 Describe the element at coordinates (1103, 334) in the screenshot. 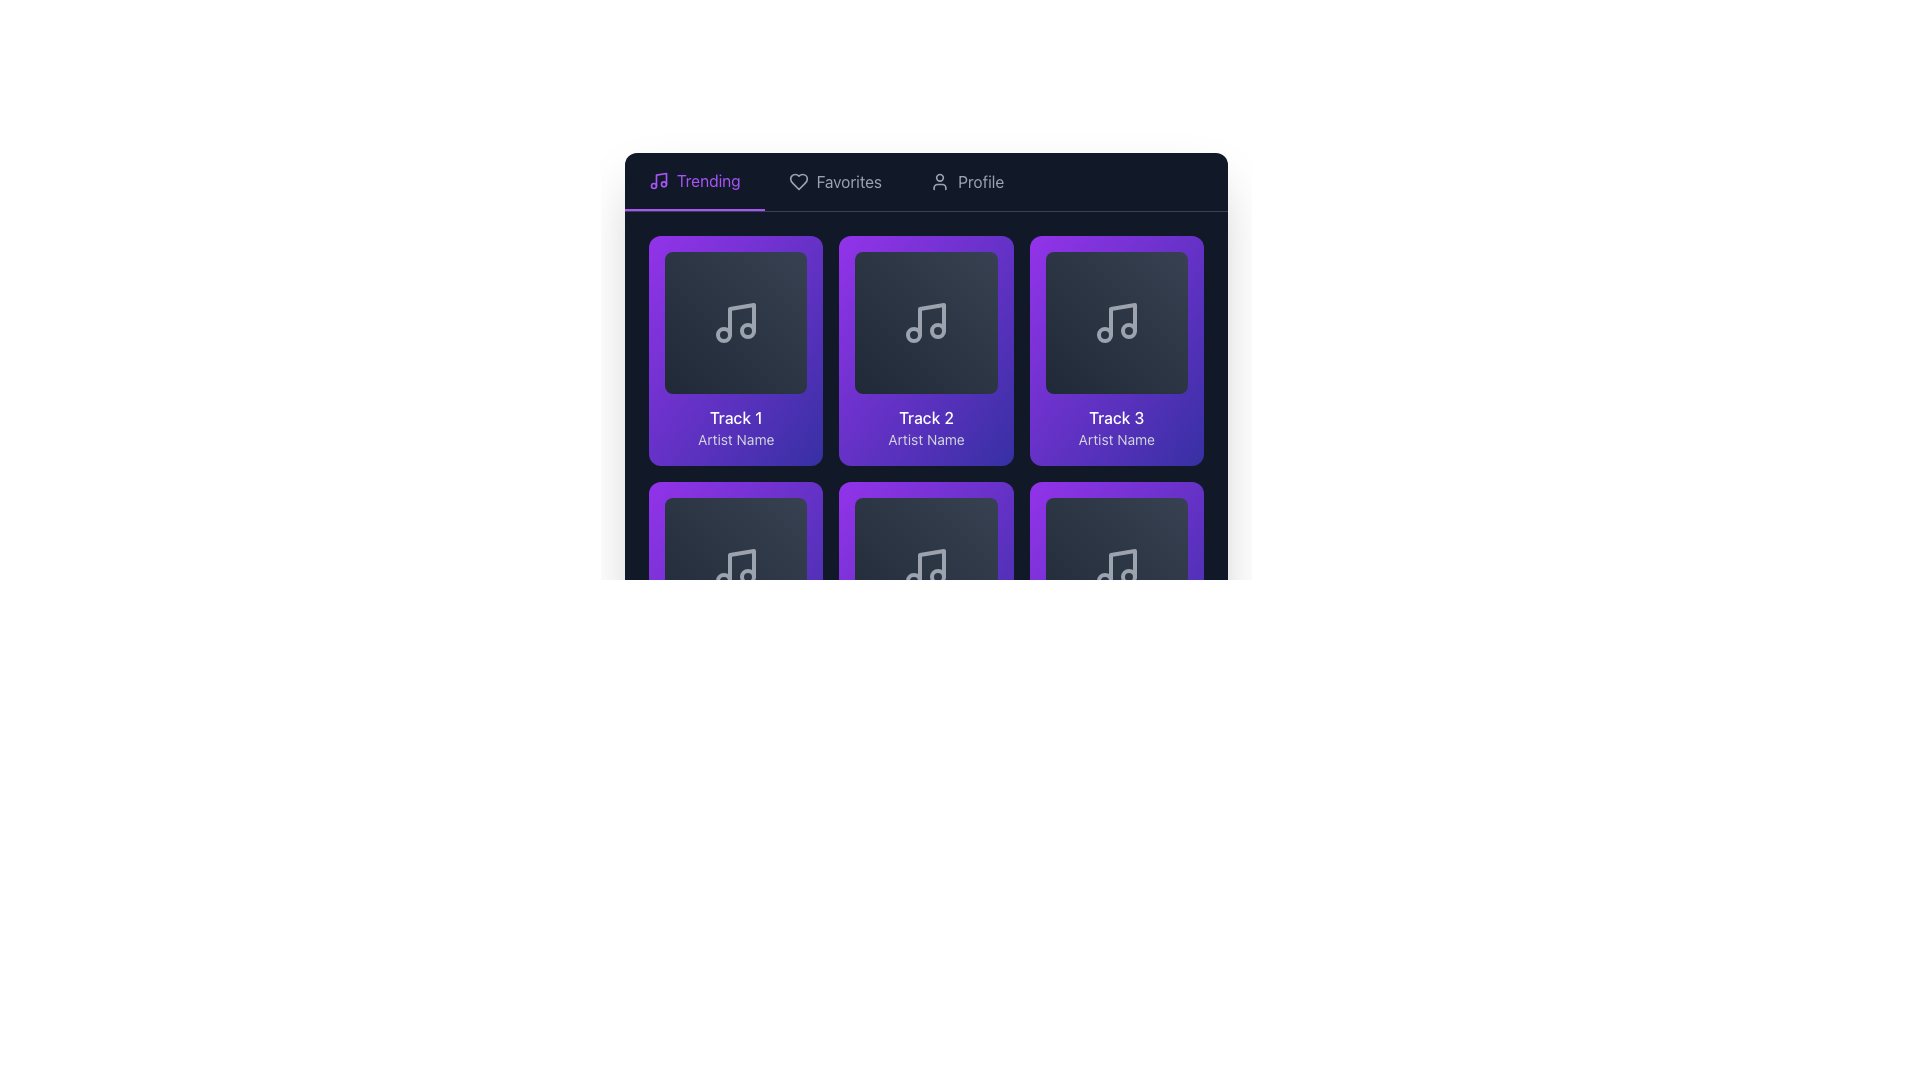

I see `the leftmost circular icon of the musical note within the card labeled 'Track 3' as part of the icon layout` at that location.